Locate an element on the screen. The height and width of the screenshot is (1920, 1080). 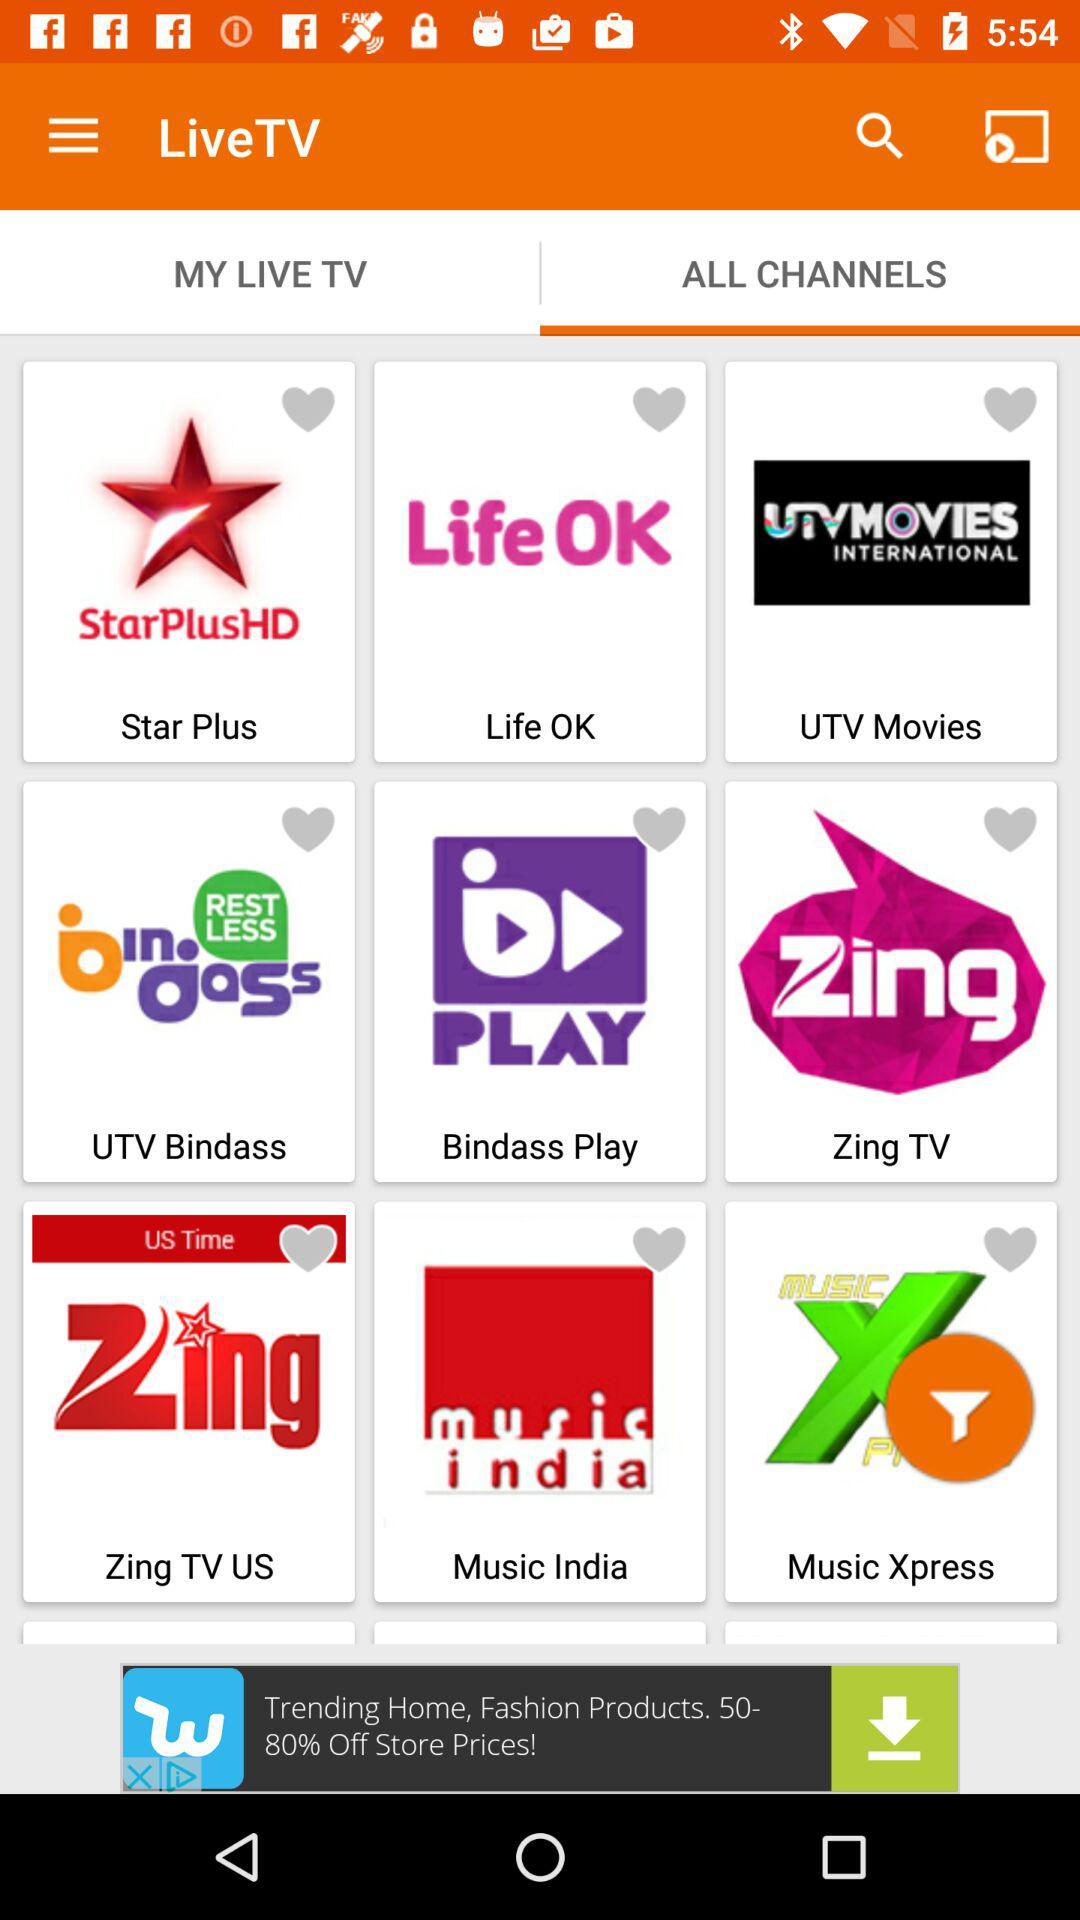
like is located at coordinates (1010, 828).